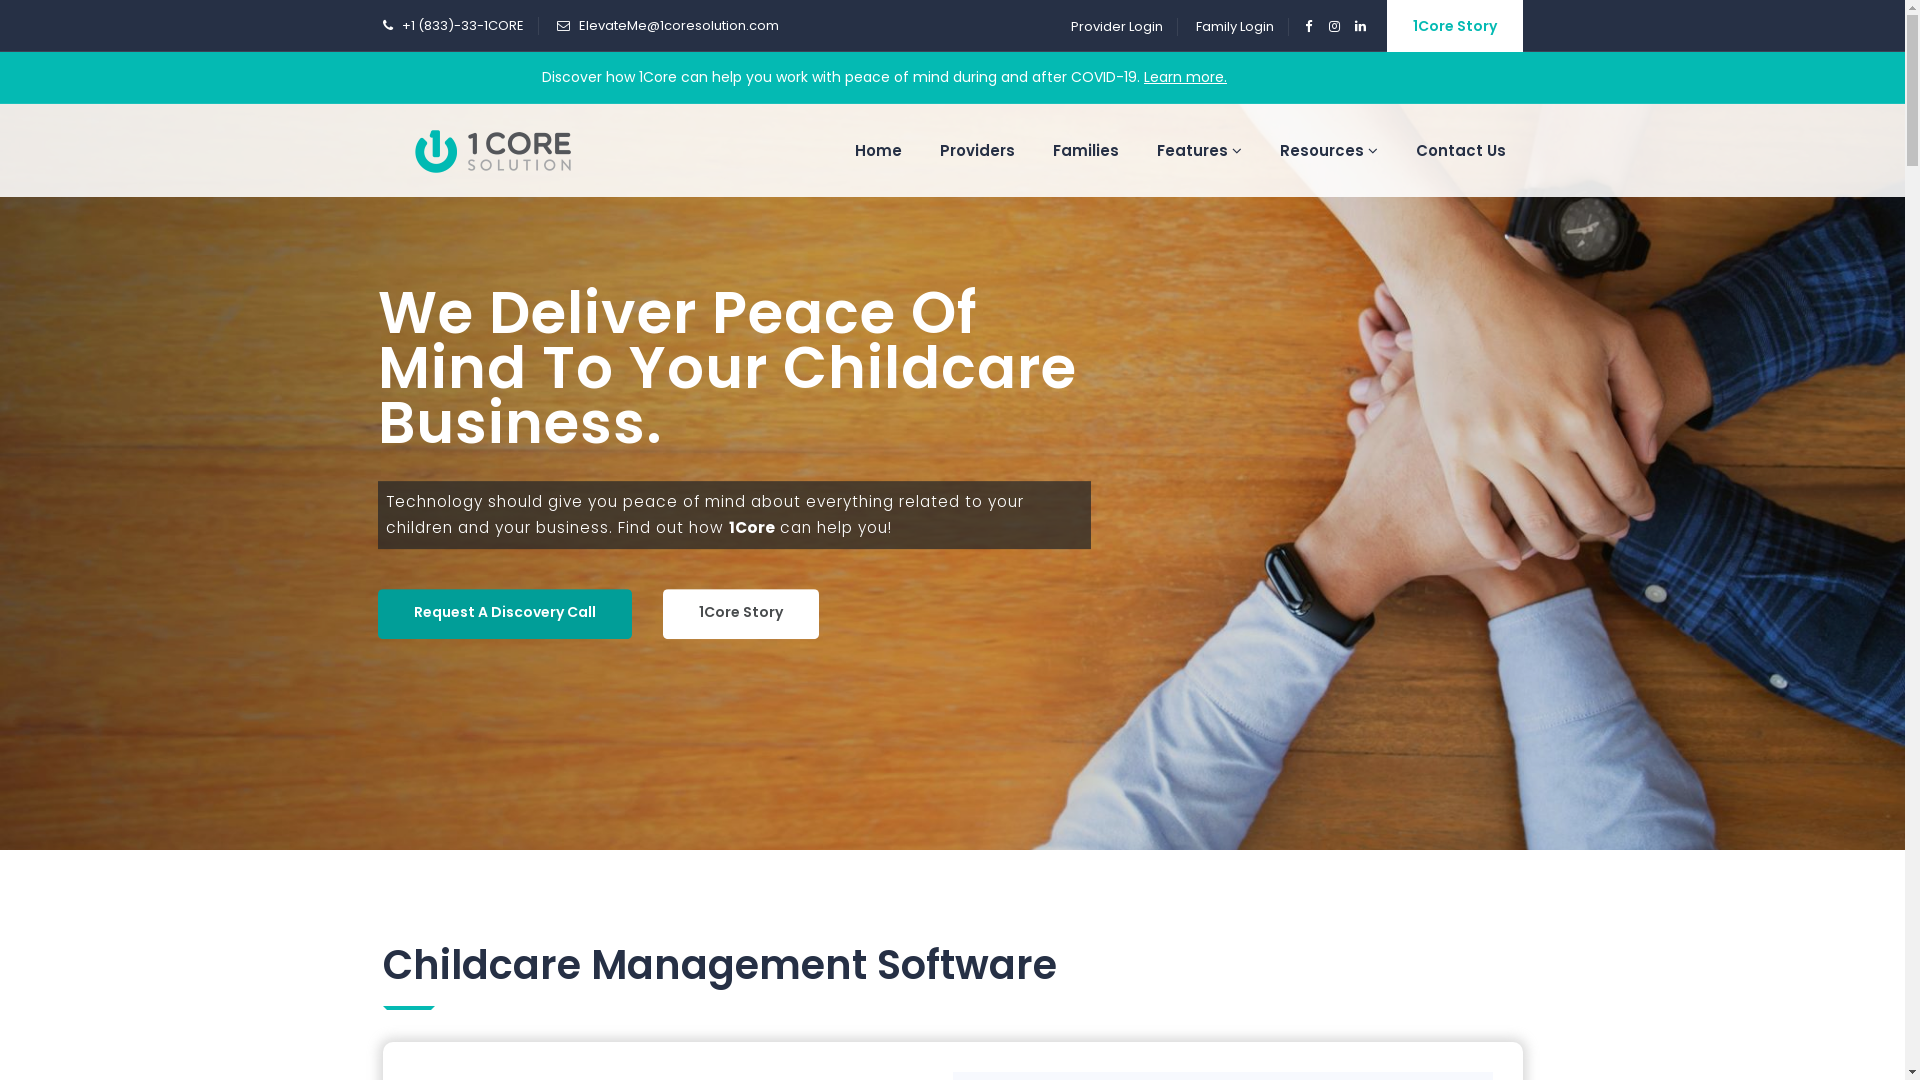 The image size is (1920, 1080). What do you see at coordinates (1233, 26) in the screenshot?
I see `'Family Login'` at bounding box center [1233, 26].